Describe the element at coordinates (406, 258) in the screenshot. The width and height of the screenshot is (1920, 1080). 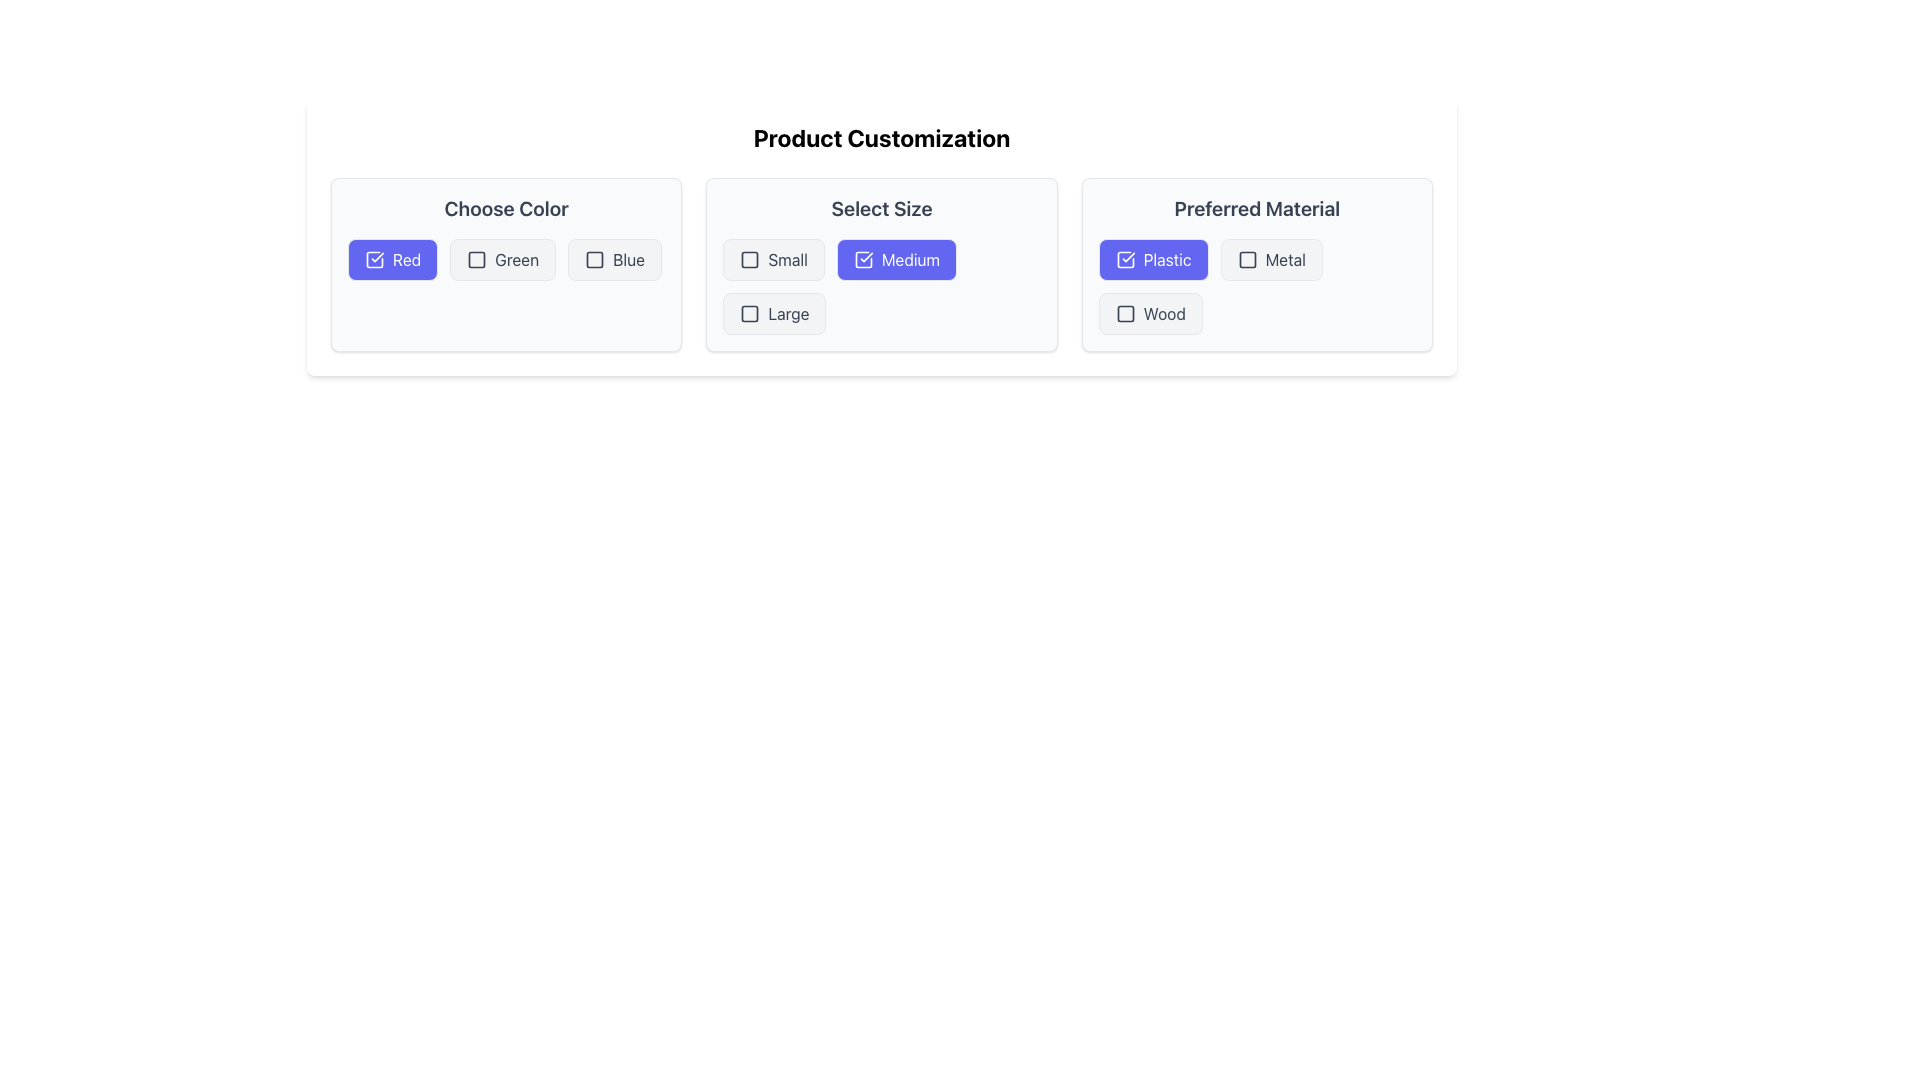
I see `the text label that displays 'Red' on the purple button in the 'Choose Color' section` at that location.